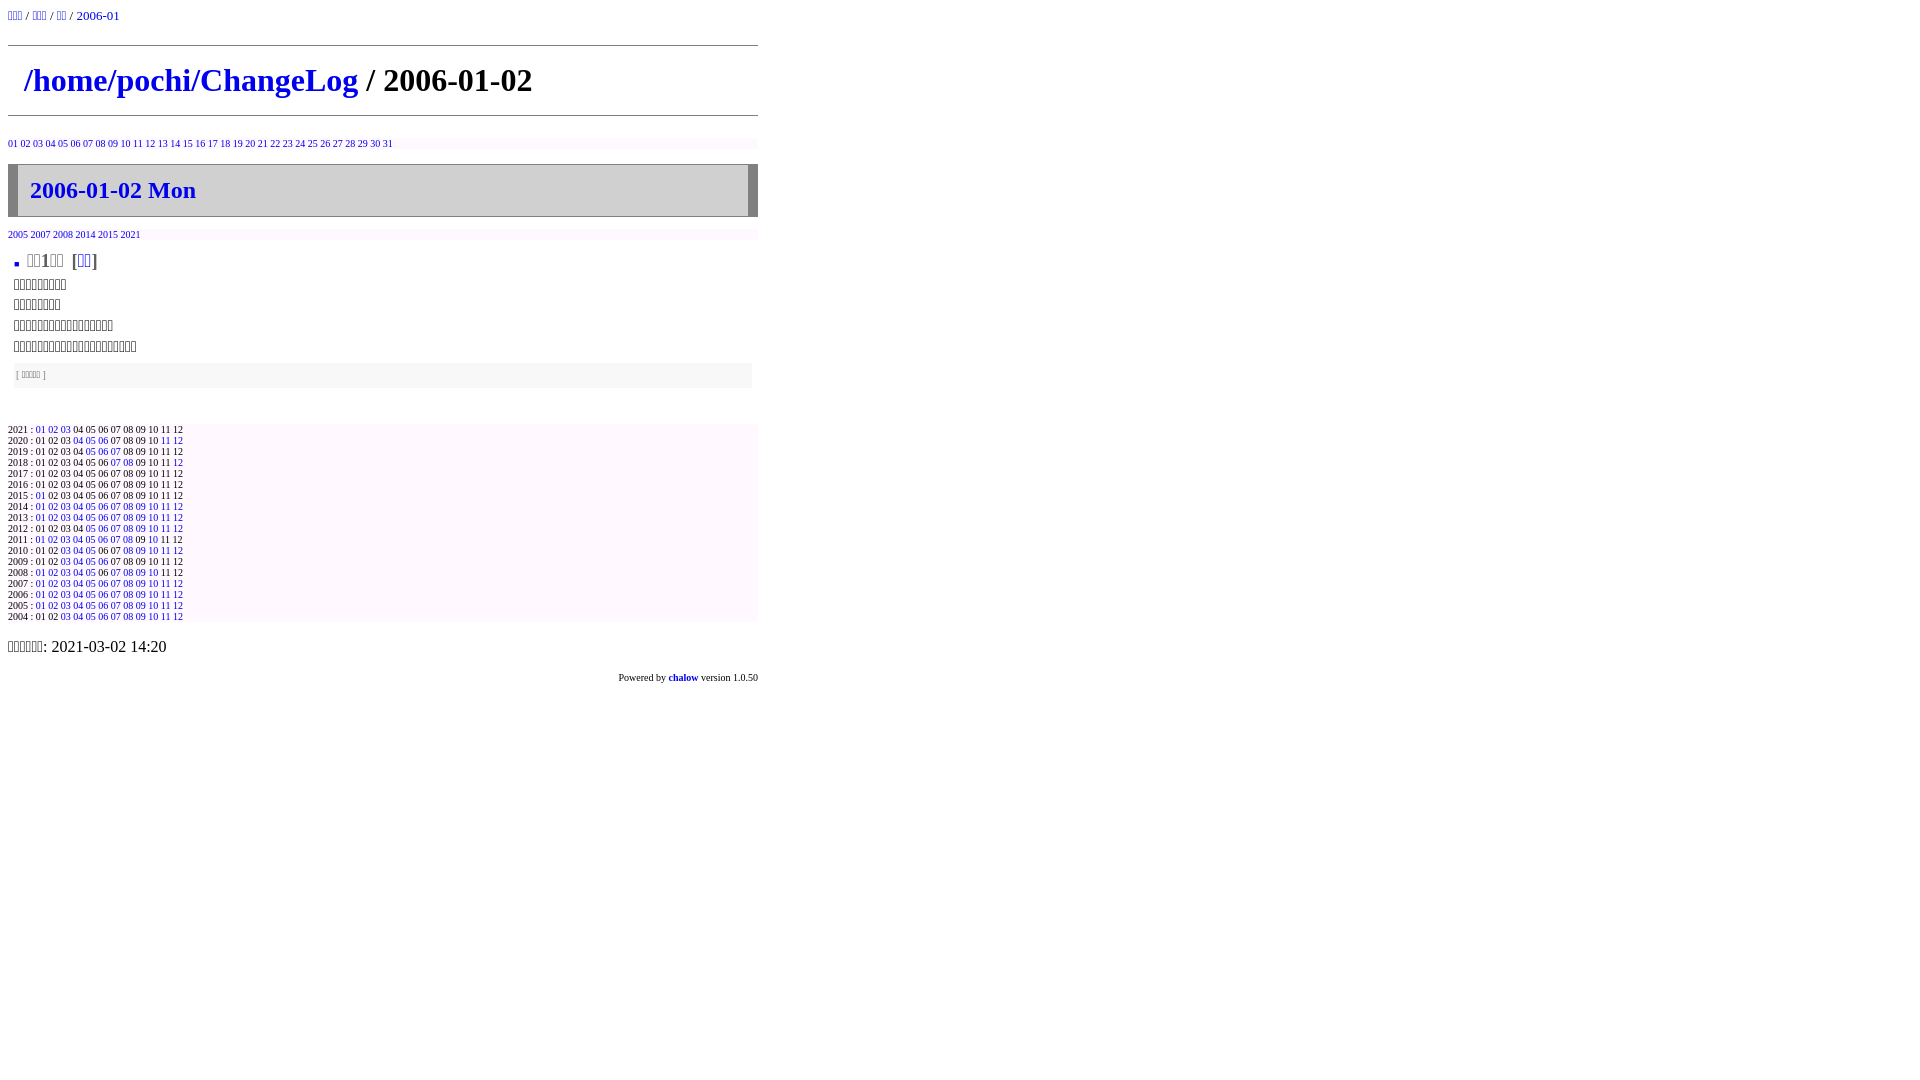 This screenshot has width=1920, height=1080. I want to click on '03', so click(61, 550).